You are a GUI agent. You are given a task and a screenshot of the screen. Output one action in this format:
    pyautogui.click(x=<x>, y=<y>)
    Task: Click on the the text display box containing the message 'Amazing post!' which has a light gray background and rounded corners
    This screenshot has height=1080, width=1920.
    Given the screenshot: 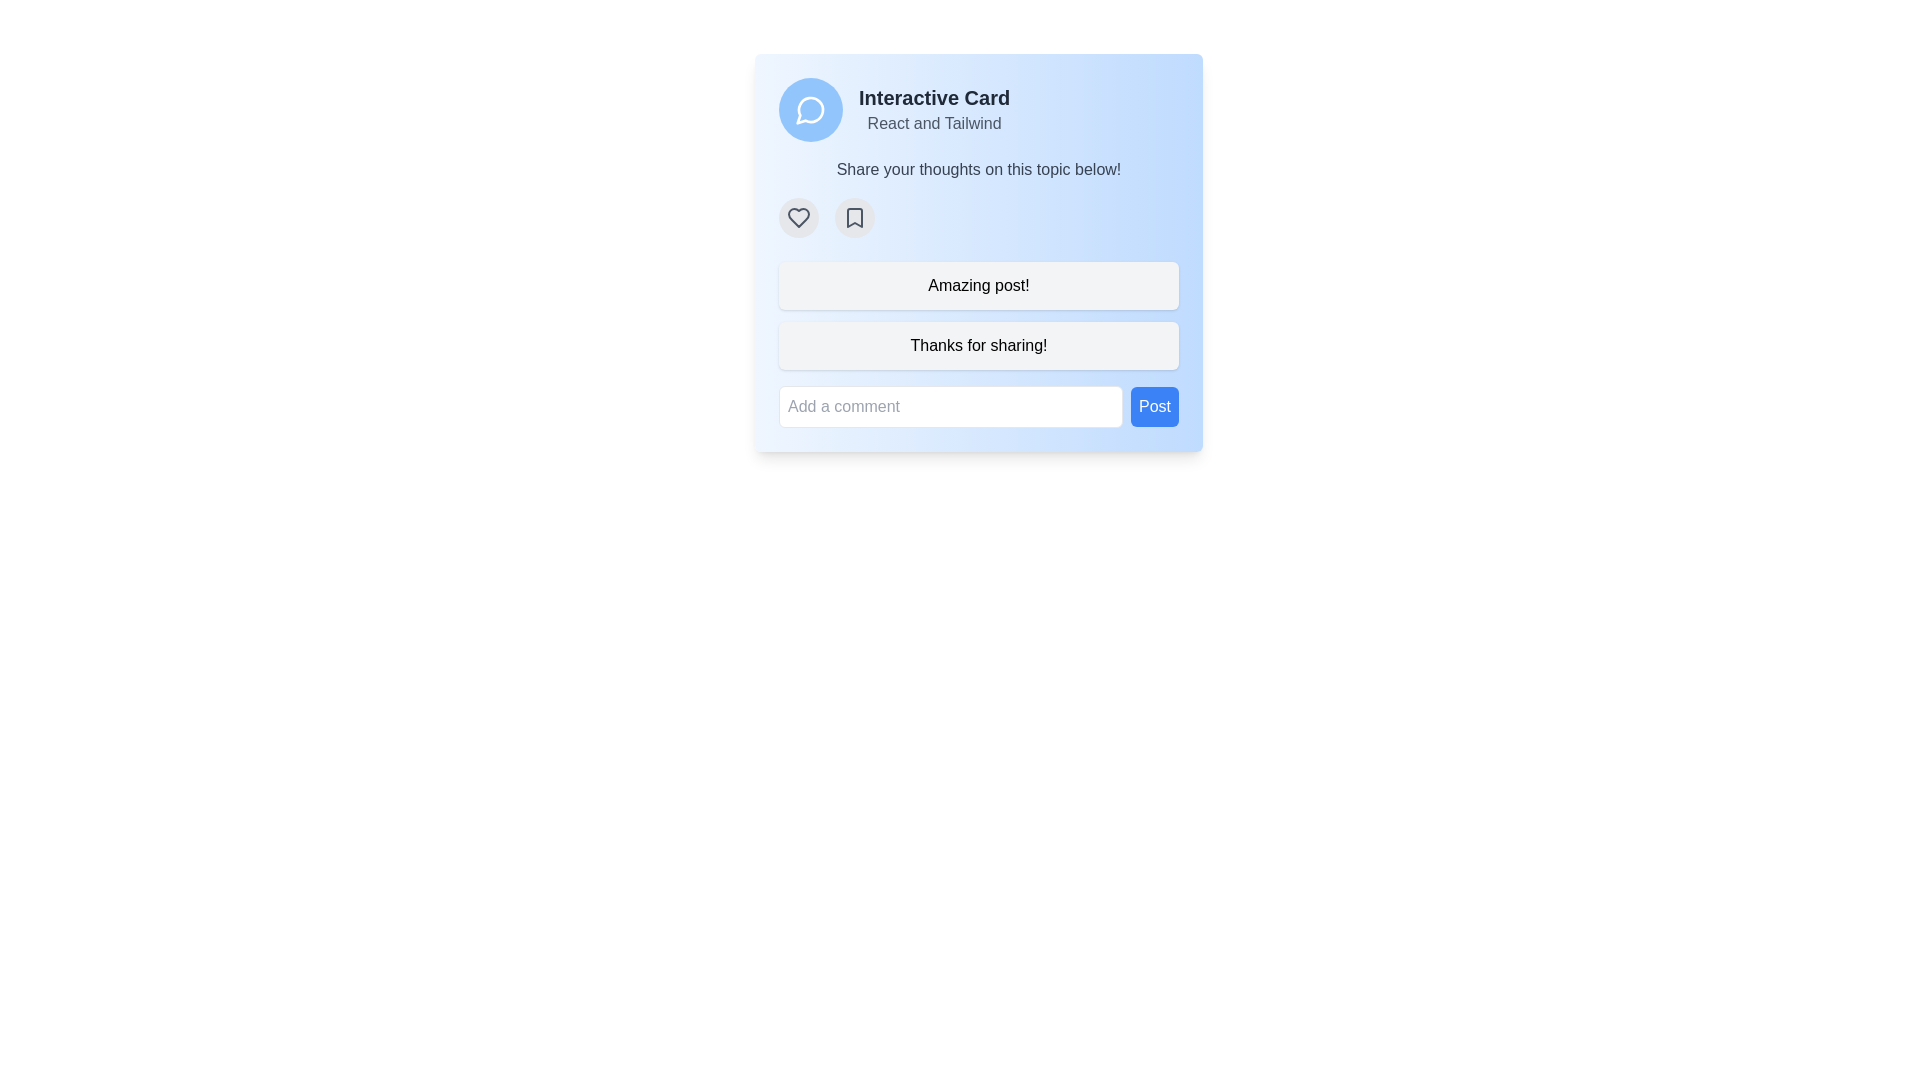 What is the action you would take?
    pyautogui.click(x=979, y=285)
    